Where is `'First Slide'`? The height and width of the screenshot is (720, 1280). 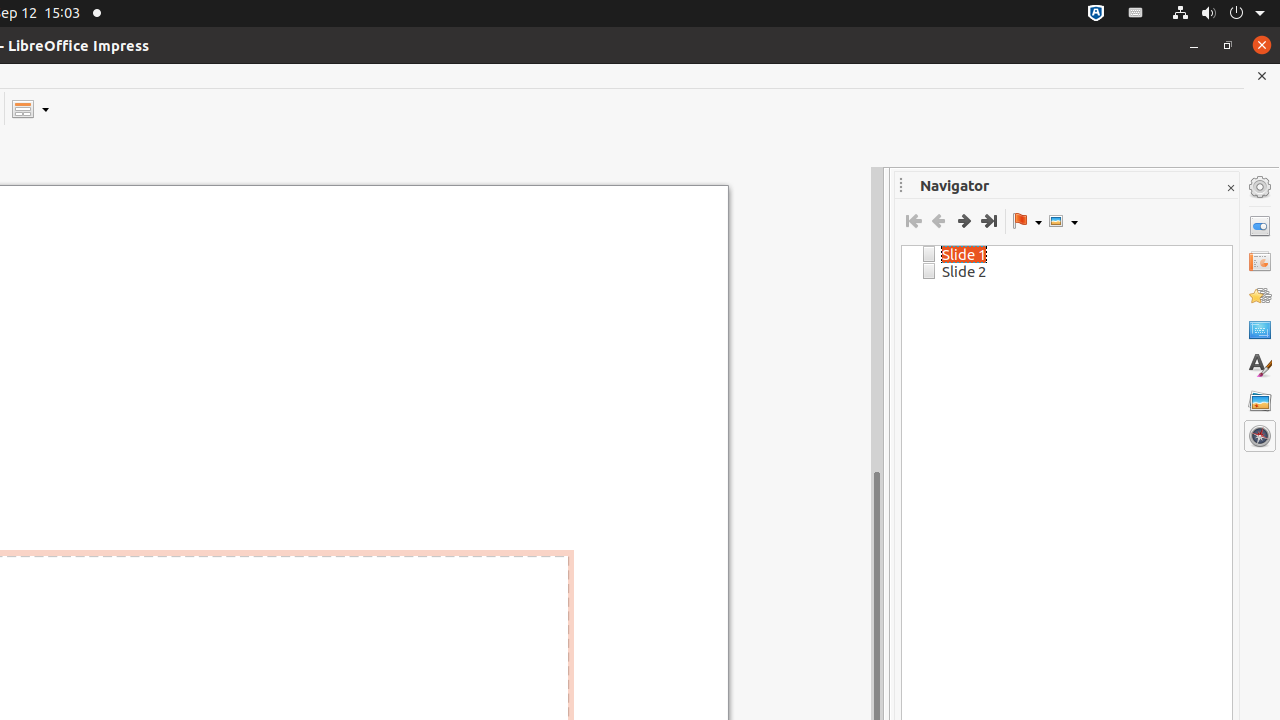
'First Slide' is located at coordinates (912, 221).